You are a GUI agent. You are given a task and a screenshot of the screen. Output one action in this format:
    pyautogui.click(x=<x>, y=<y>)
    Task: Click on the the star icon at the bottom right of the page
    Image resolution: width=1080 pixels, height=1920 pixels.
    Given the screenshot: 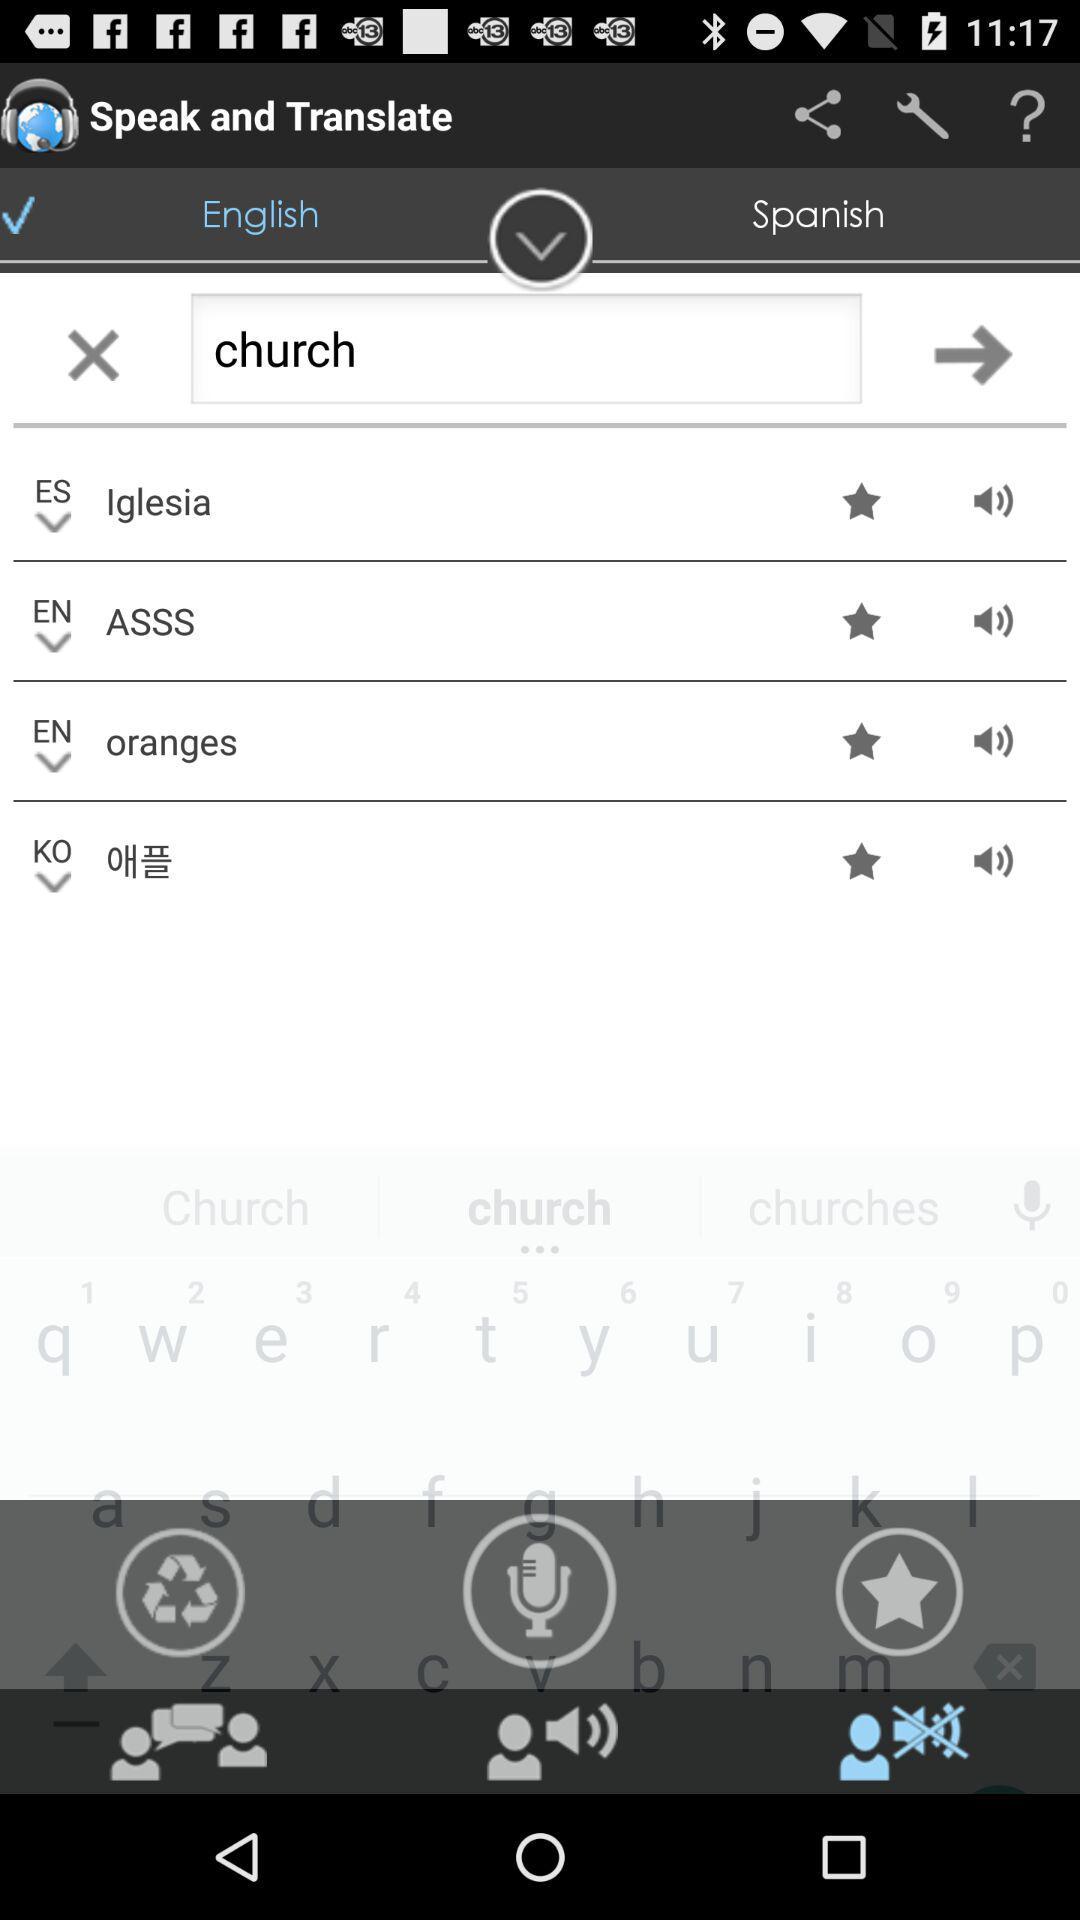 What is the action you would take?
    pyautogui.click(x=898, y=1591)
    